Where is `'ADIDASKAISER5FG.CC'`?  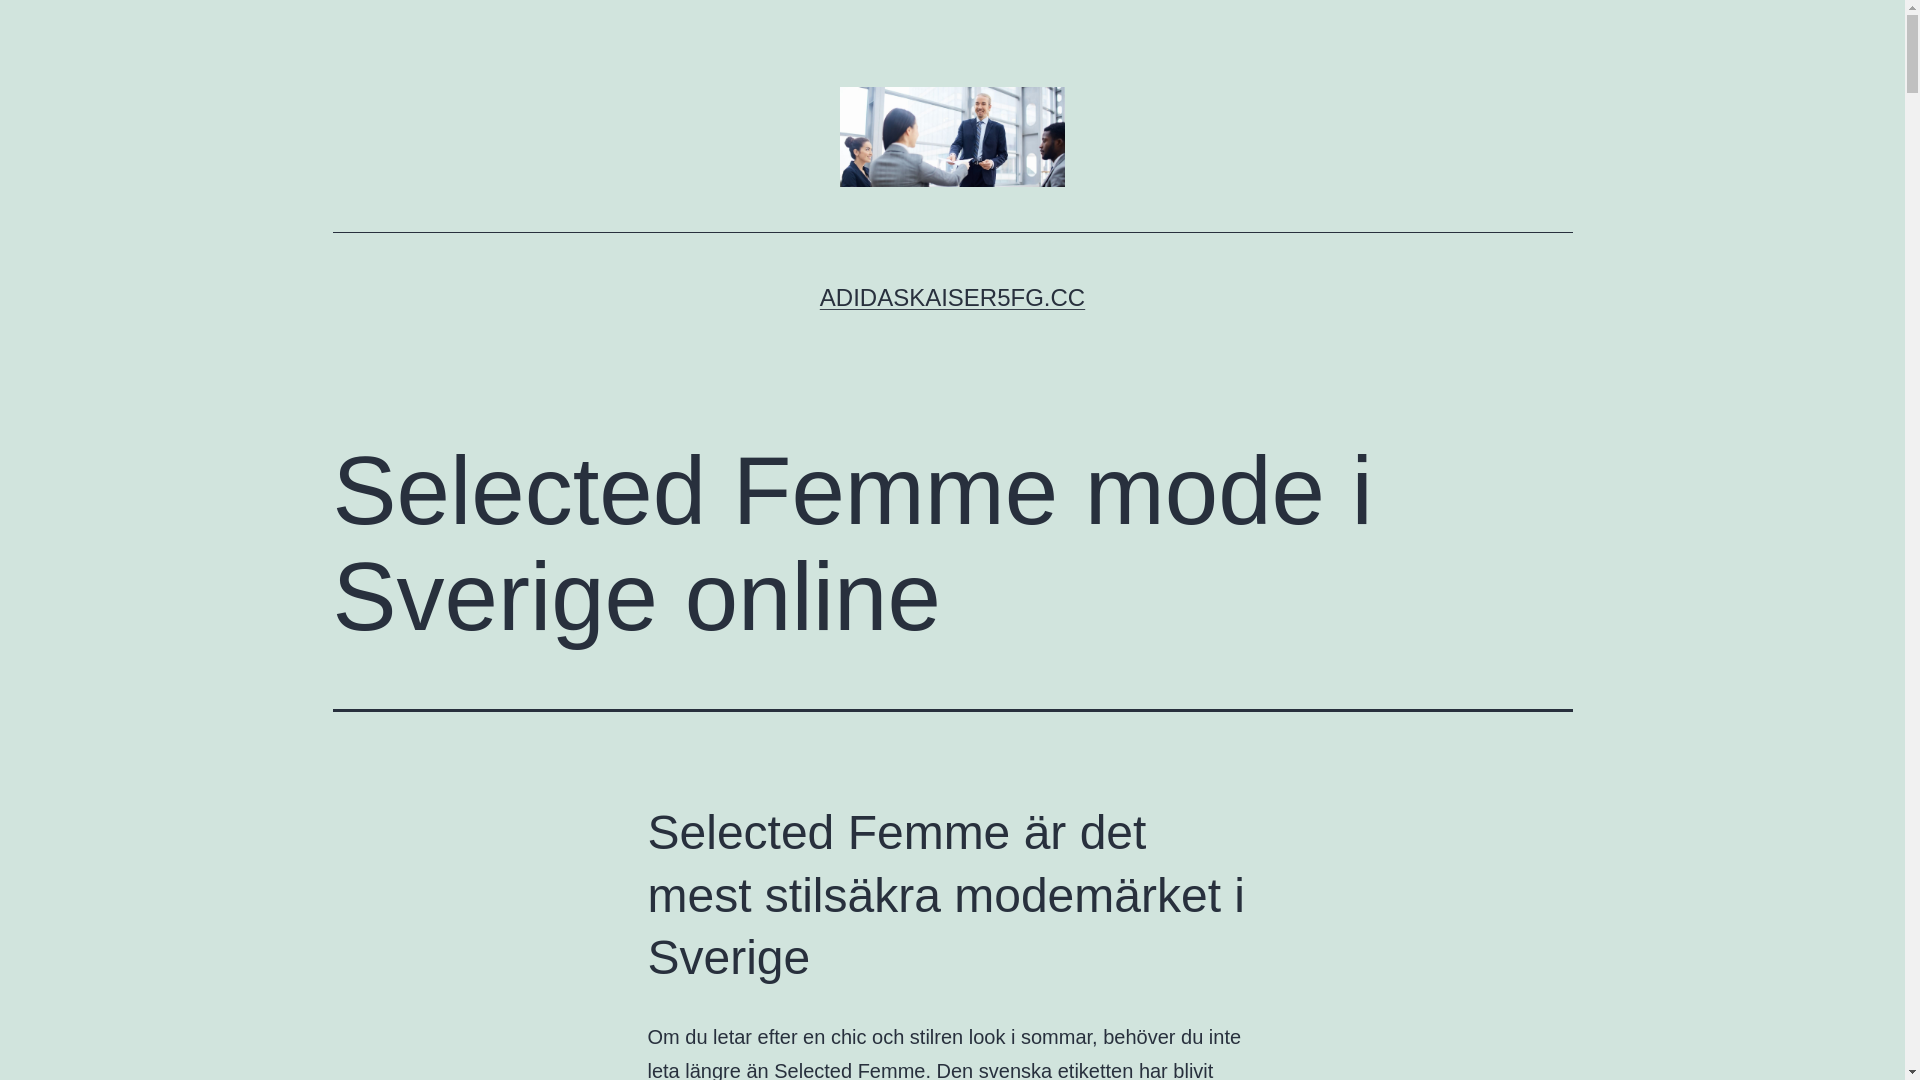
'ADIDASKAISER5FG.CC' is located at coordinates (820, 297).